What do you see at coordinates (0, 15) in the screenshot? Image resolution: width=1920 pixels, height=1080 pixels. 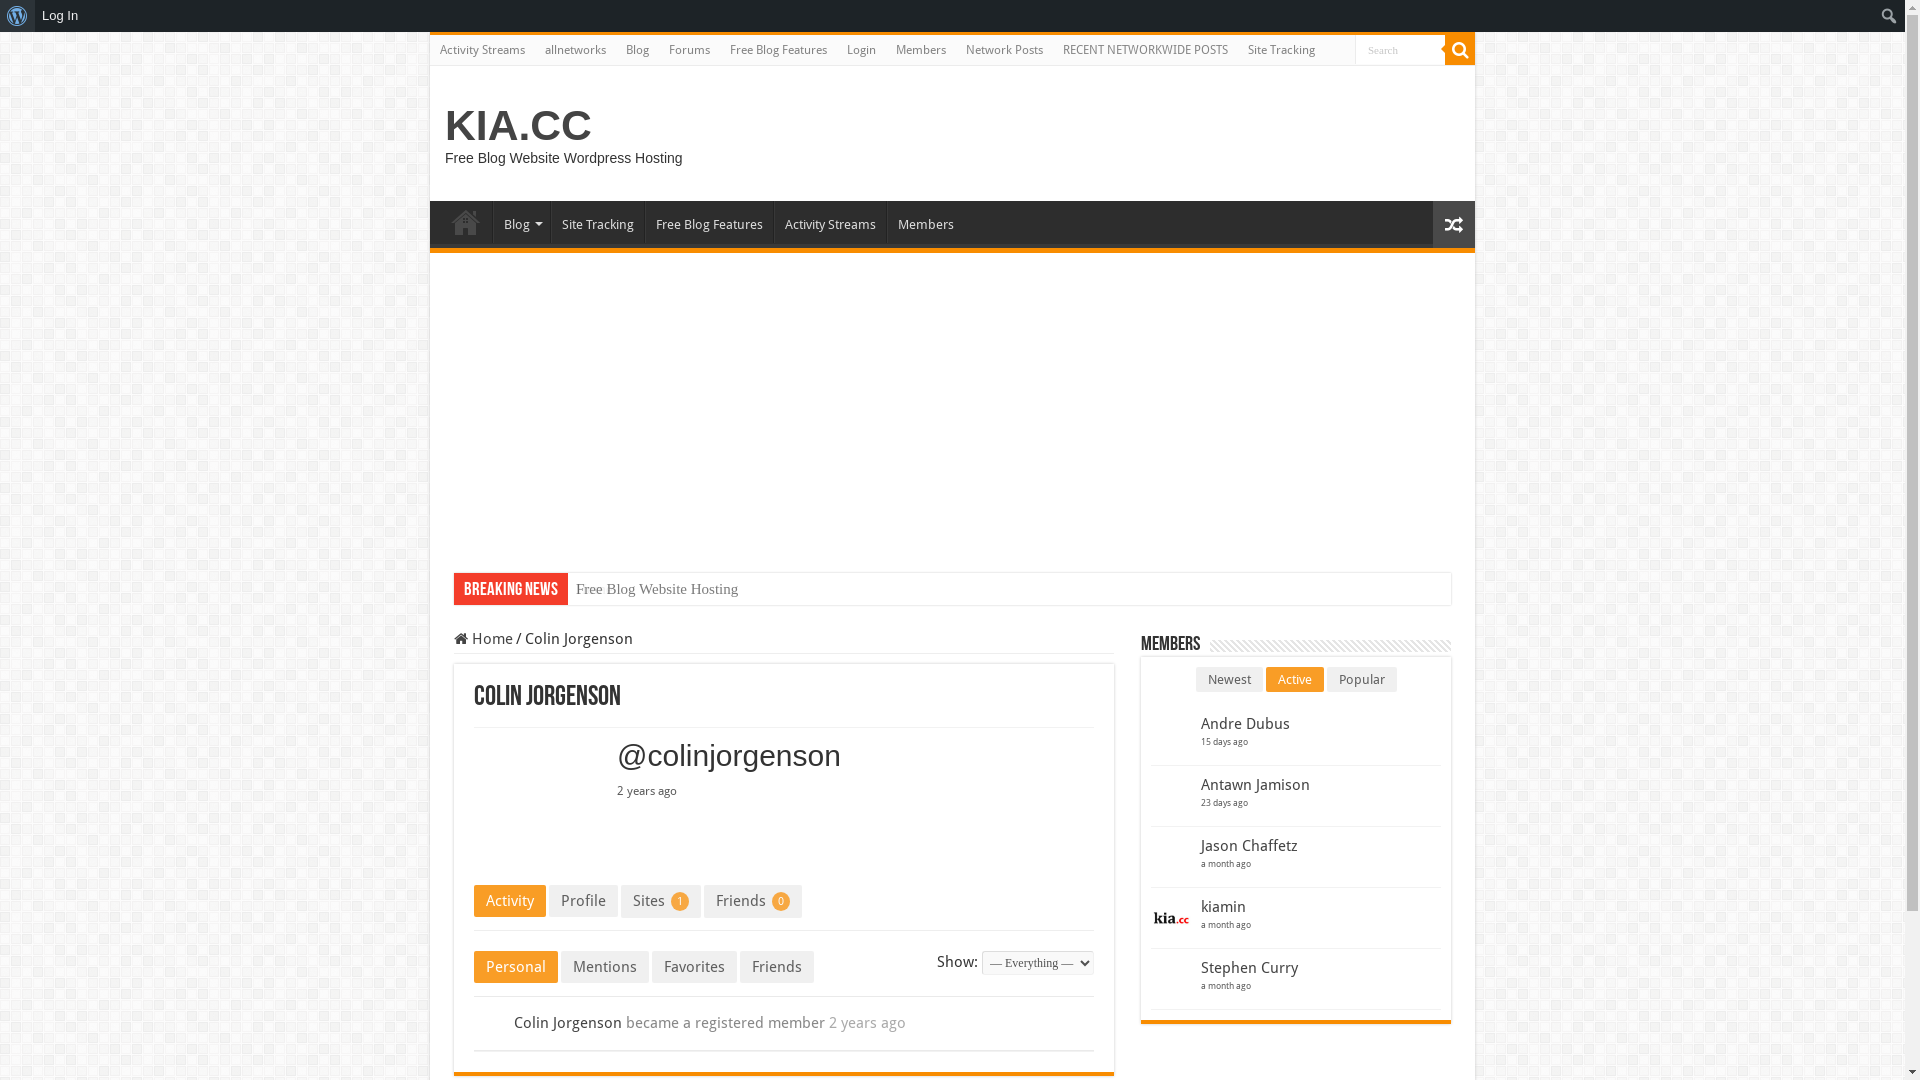 I see `'About WordPress'` at bounding box center [0, 15].